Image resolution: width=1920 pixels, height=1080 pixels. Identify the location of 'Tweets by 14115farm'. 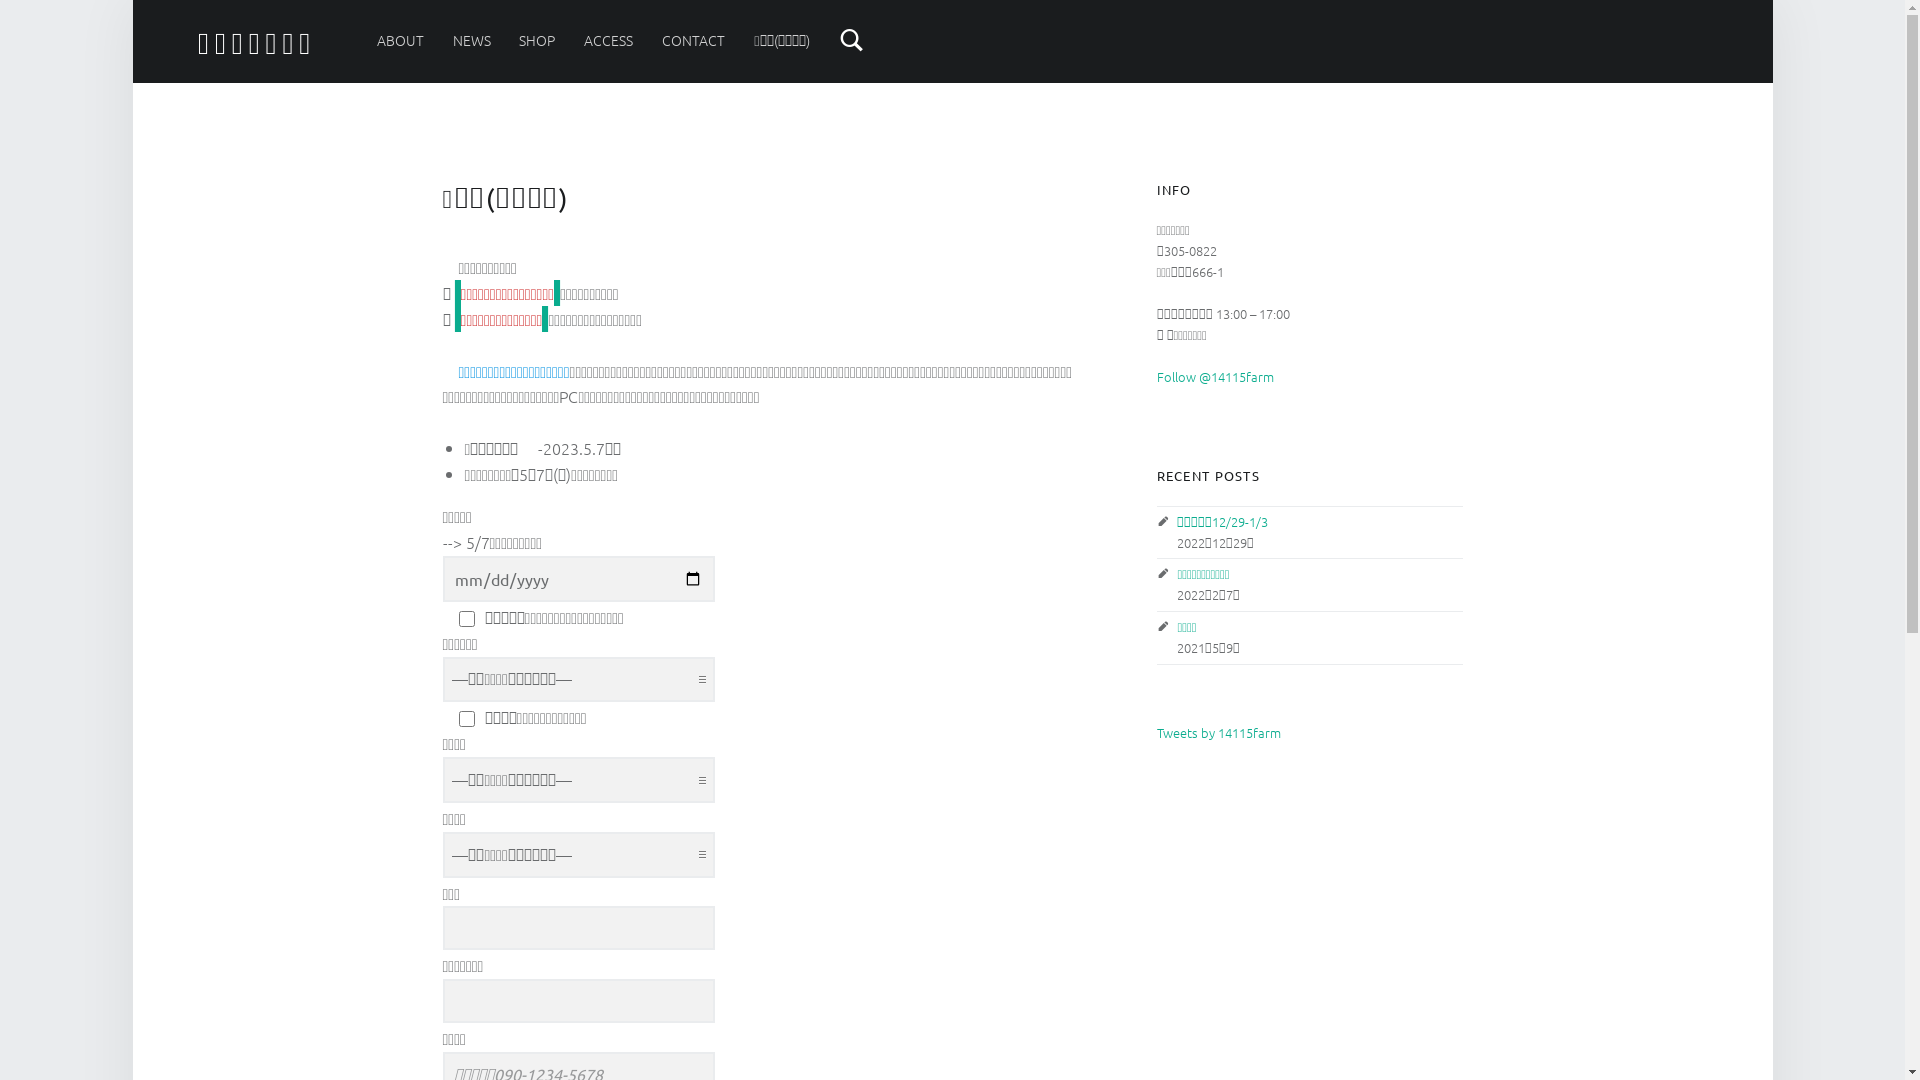
(1217, 732).